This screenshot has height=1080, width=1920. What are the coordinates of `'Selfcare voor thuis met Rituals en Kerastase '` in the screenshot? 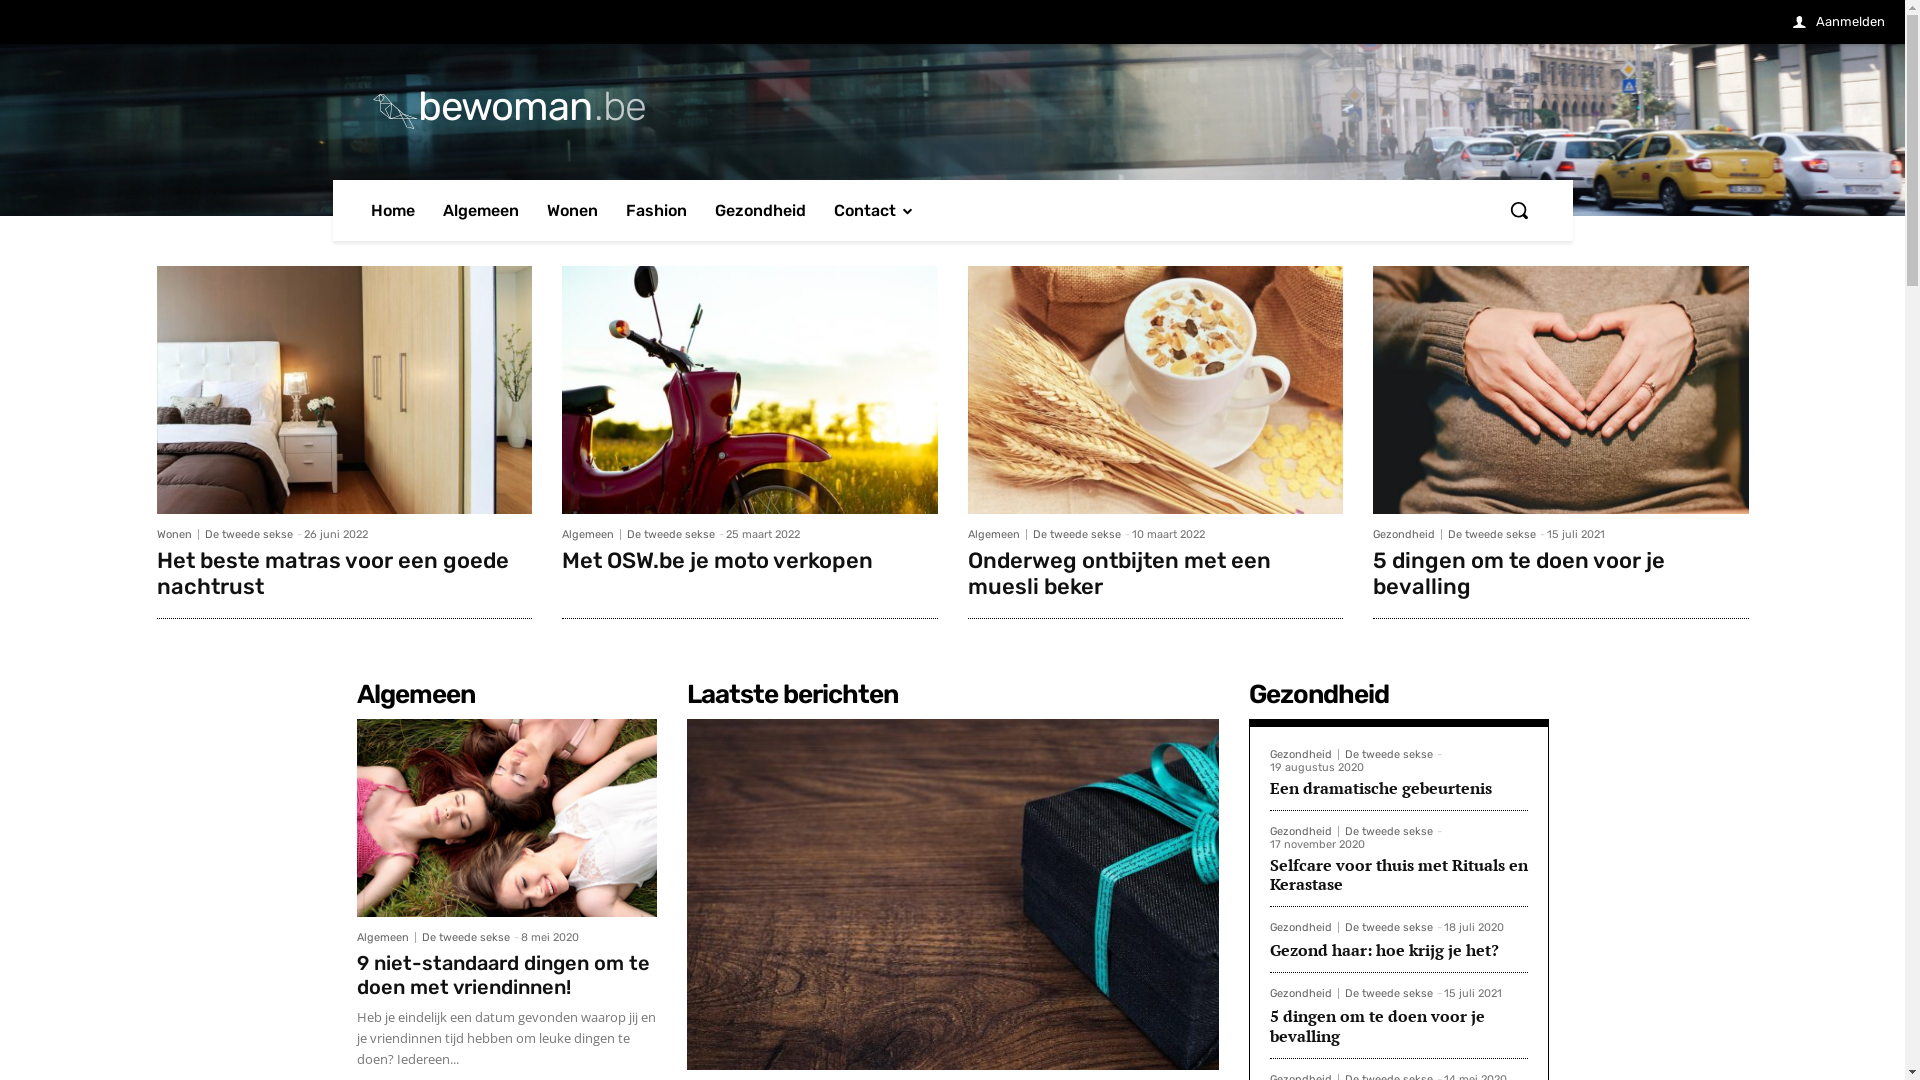 It's located at (1397, 873).